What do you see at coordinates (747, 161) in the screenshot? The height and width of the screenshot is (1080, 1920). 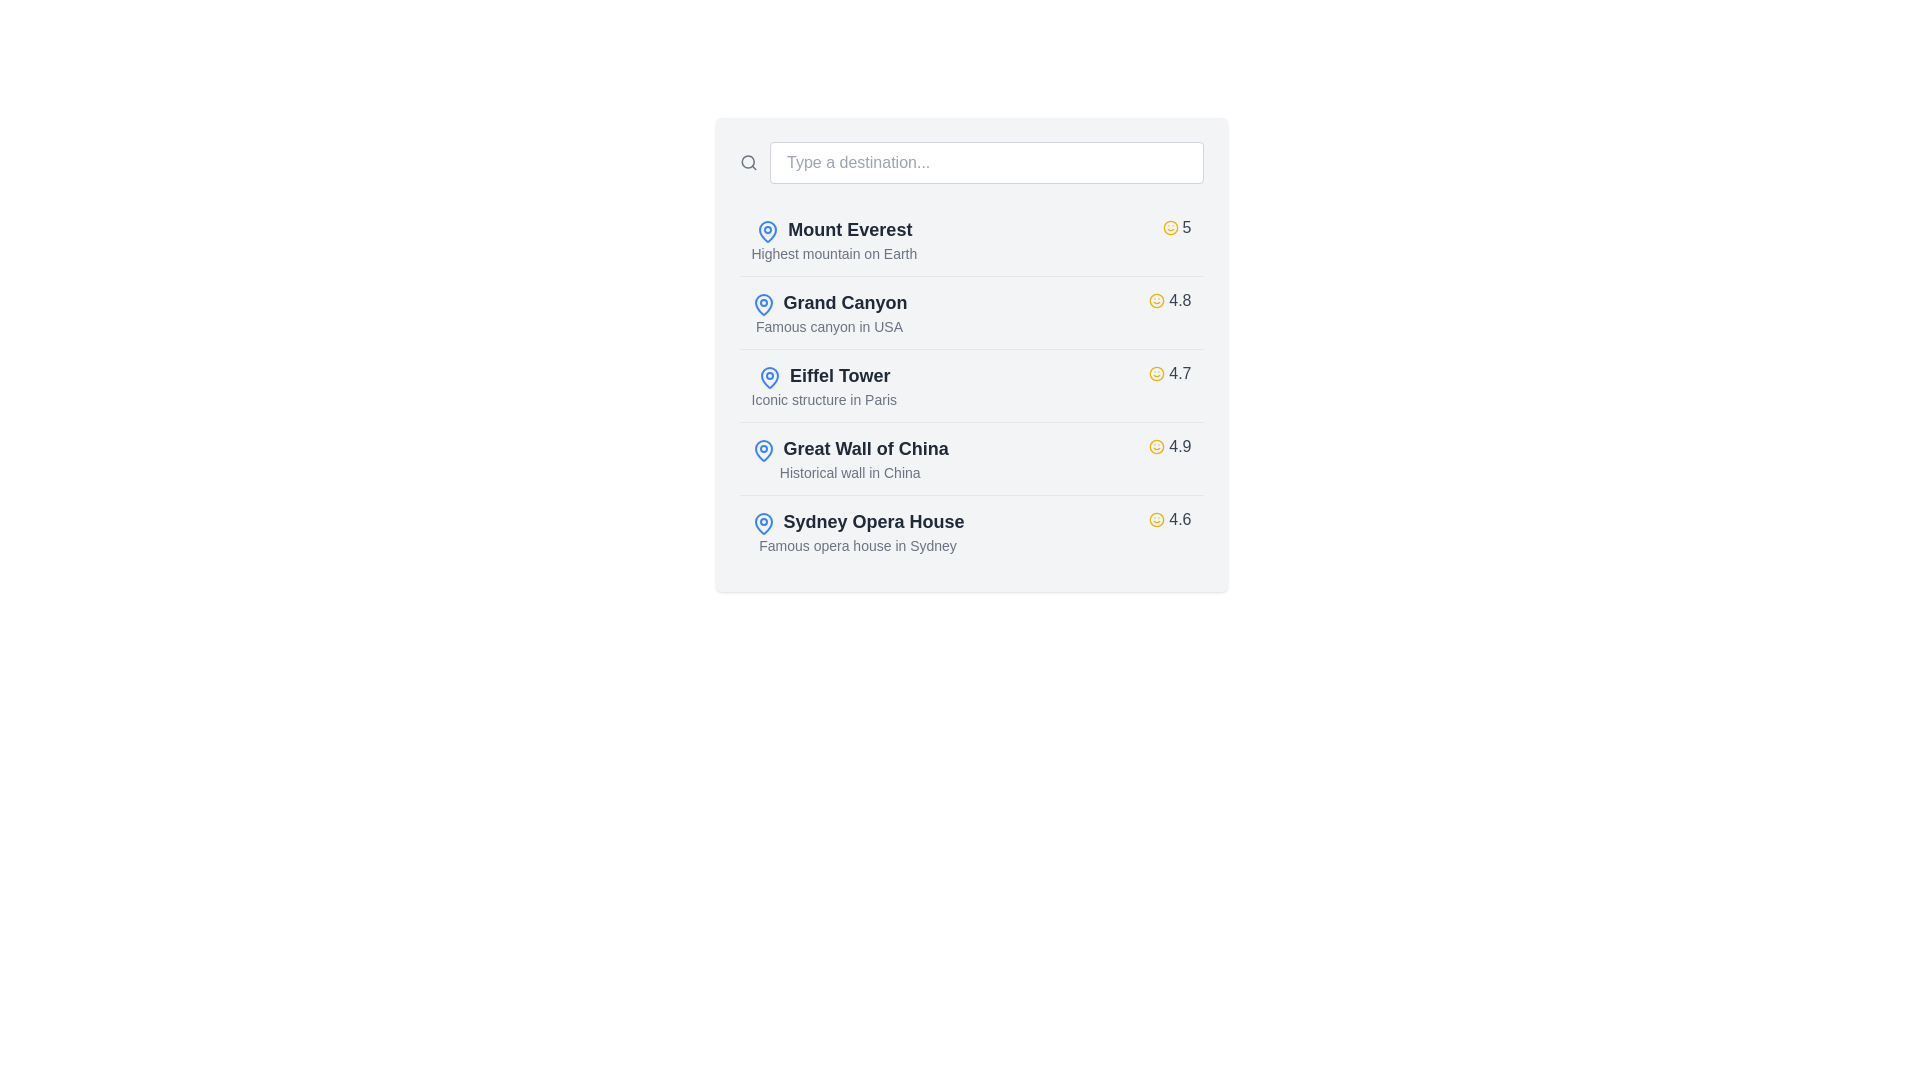 I see `the decorative search icon located on the left side of the search input field, which indicates the search functionality` at bounding box center [747, 161].